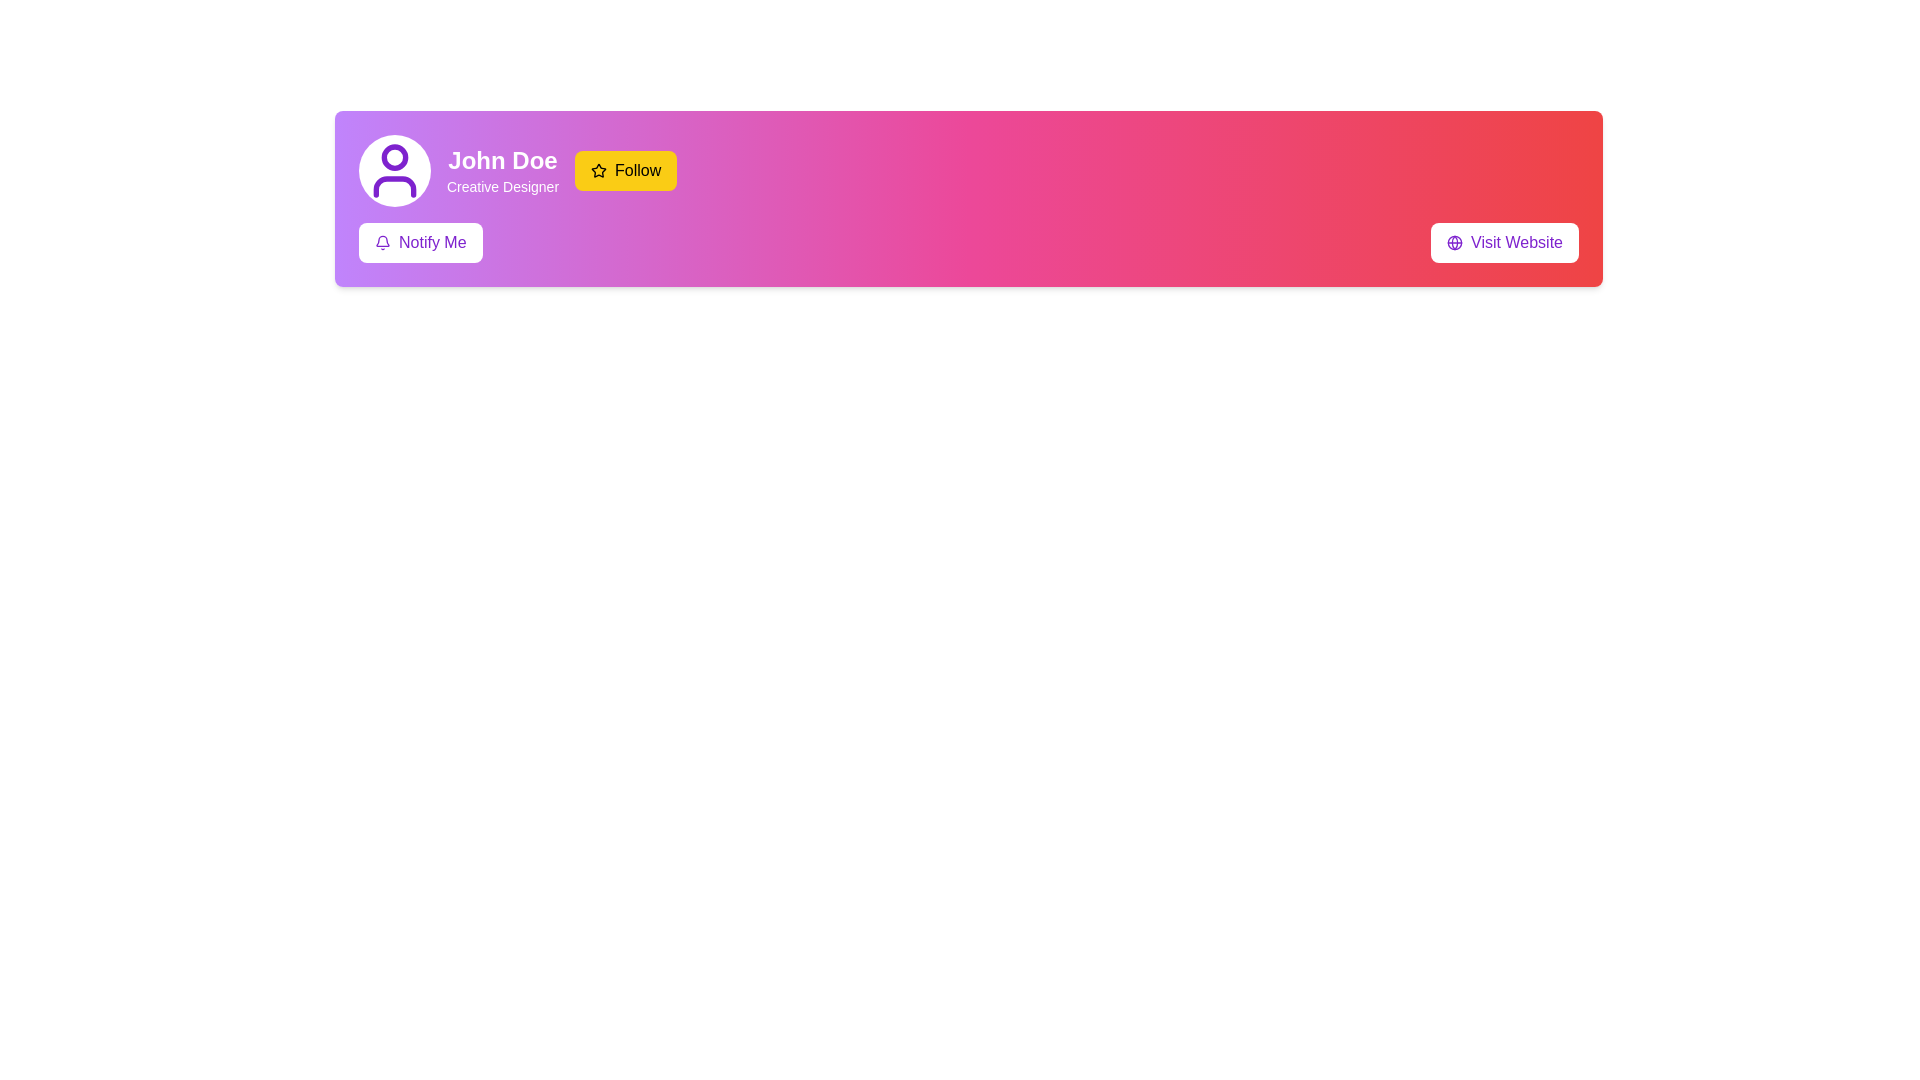 This screenshot has height=1080, width=1920. Describe the element at coordinates (1455, 242) in the screenshot. I see `the circular SVG element that is part of the 'Visit Website' button, which has a purple theme and is located on the right side of the button` at that location.